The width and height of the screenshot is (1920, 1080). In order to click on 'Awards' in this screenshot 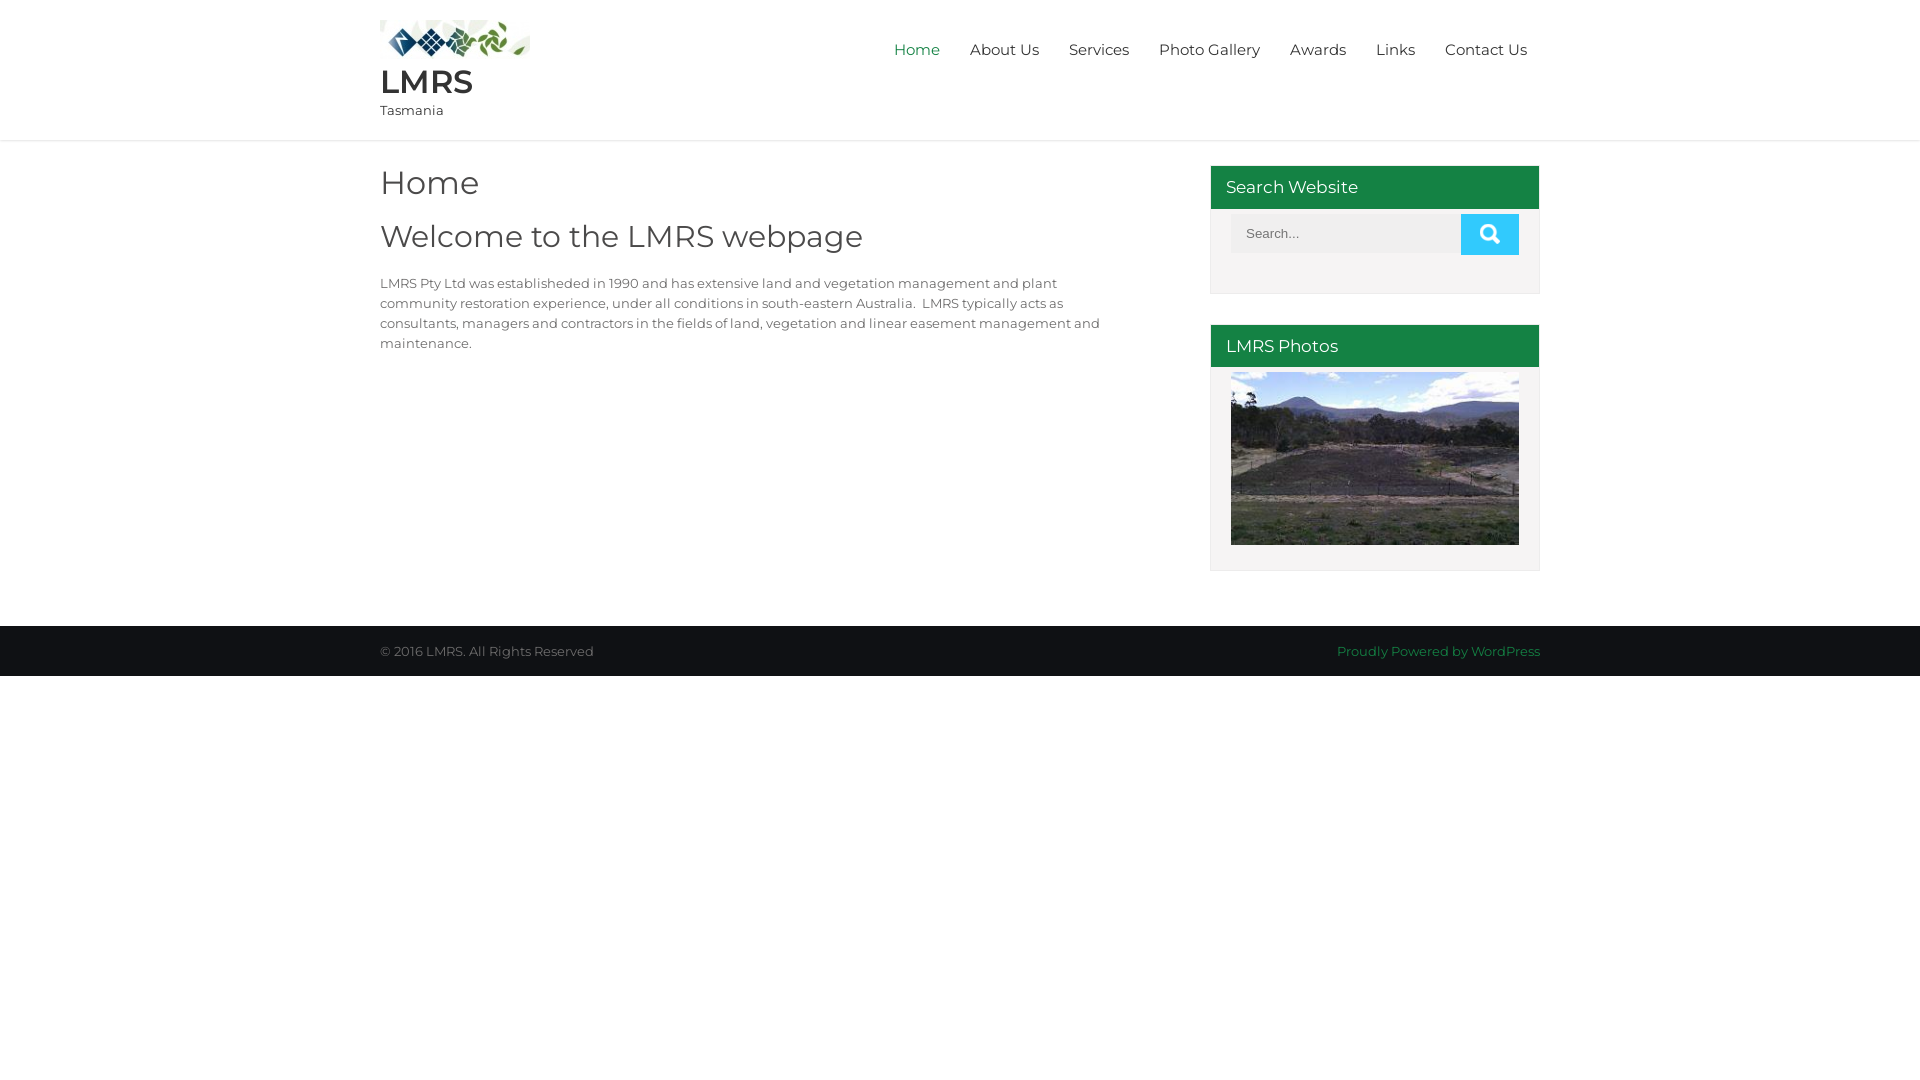, I will do `click(1318, 49)`.